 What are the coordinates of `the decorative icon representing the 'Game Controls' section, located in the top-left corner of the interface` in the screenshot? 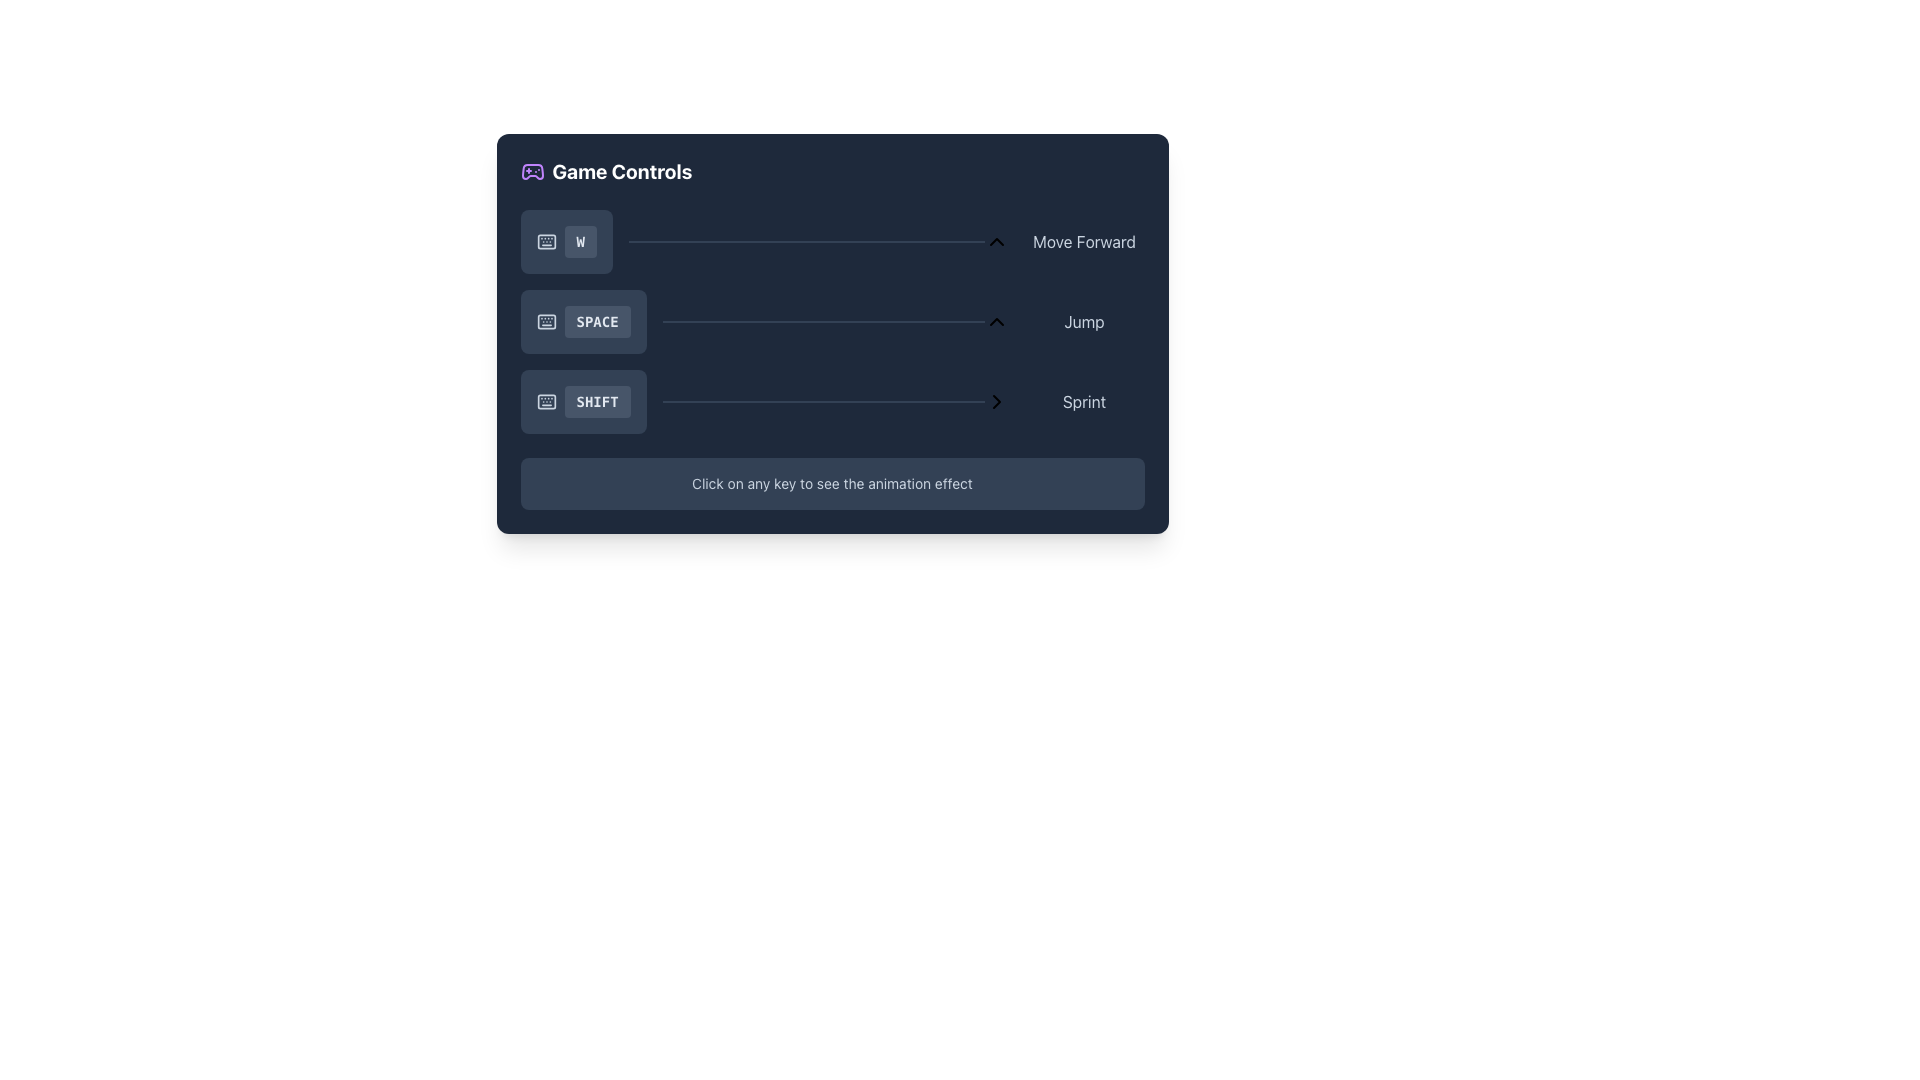 It's located at (532, 171).